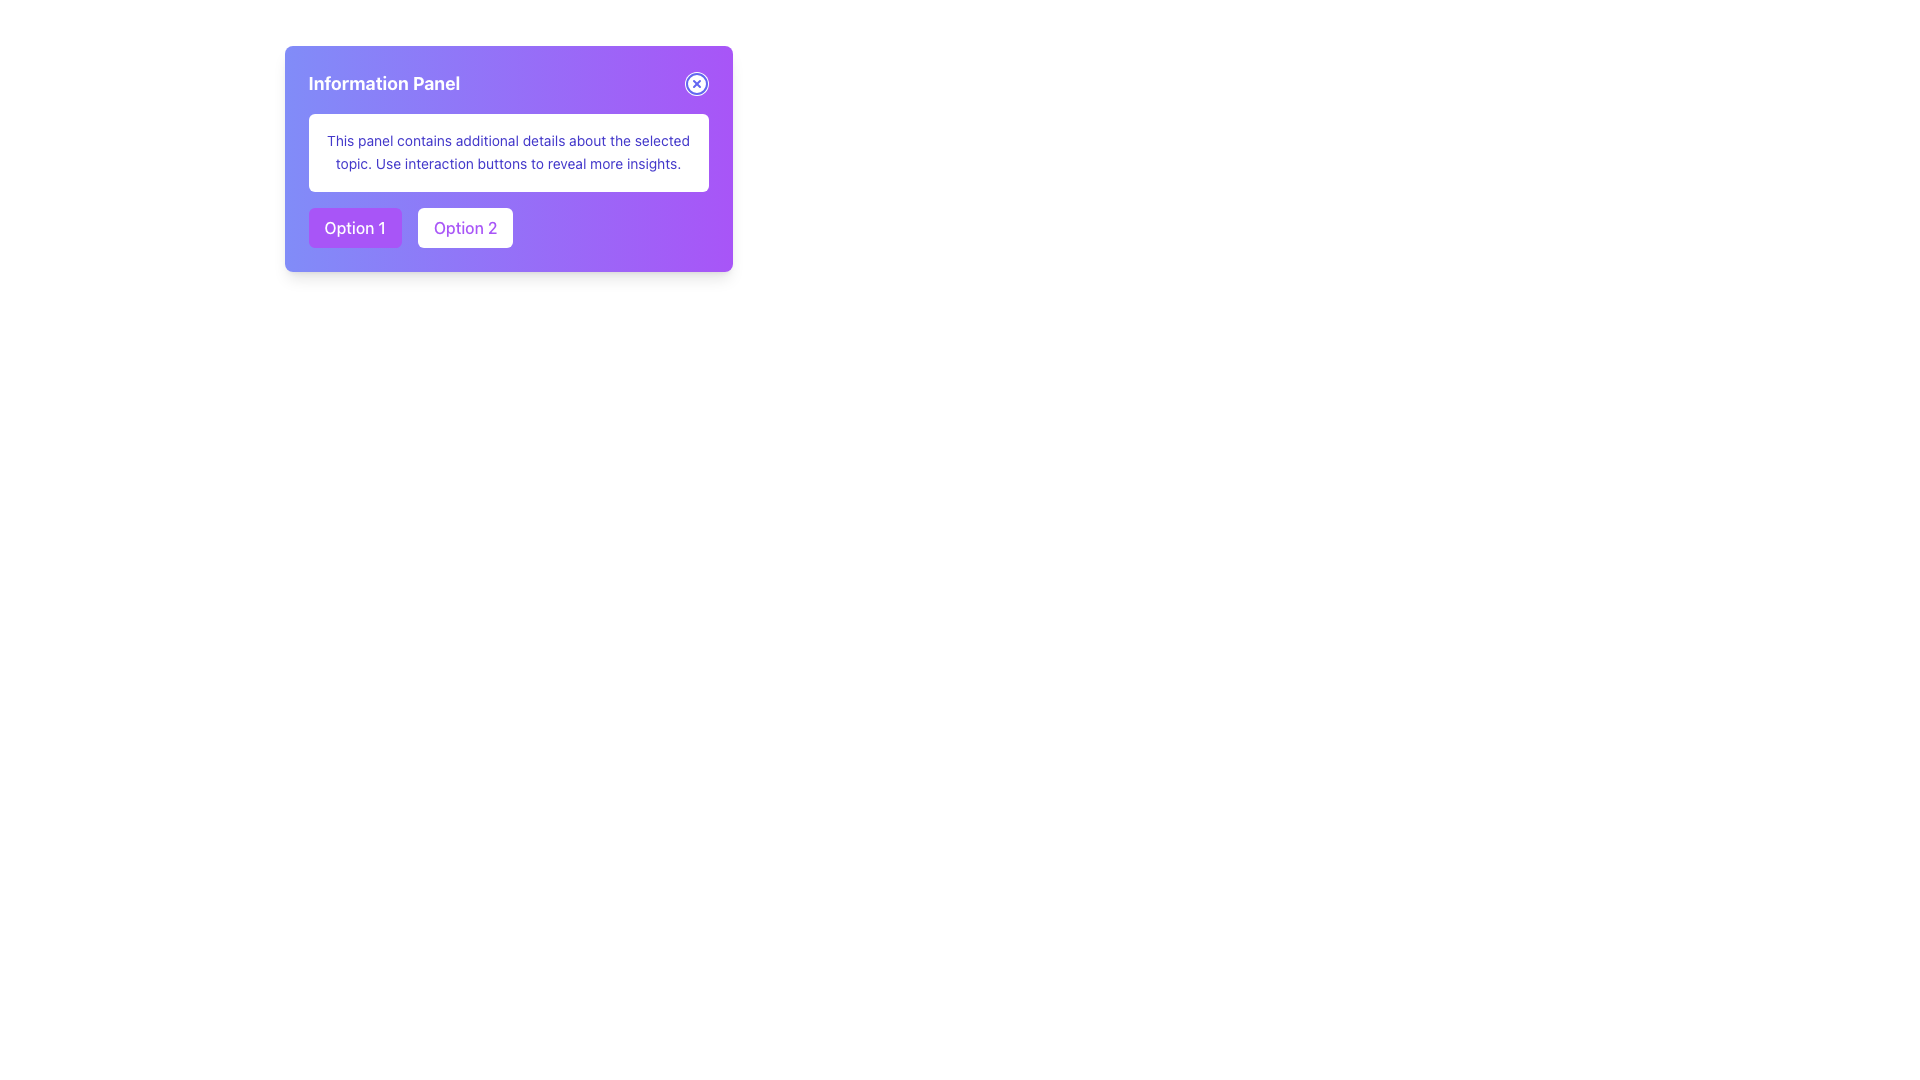 Image resolution: width=1920 pixels, height=1080 pixels. I want to click on the button labeled 'Option 1' which has a prominent purple background and is located within the 'Information Panel', so click(355, 226).